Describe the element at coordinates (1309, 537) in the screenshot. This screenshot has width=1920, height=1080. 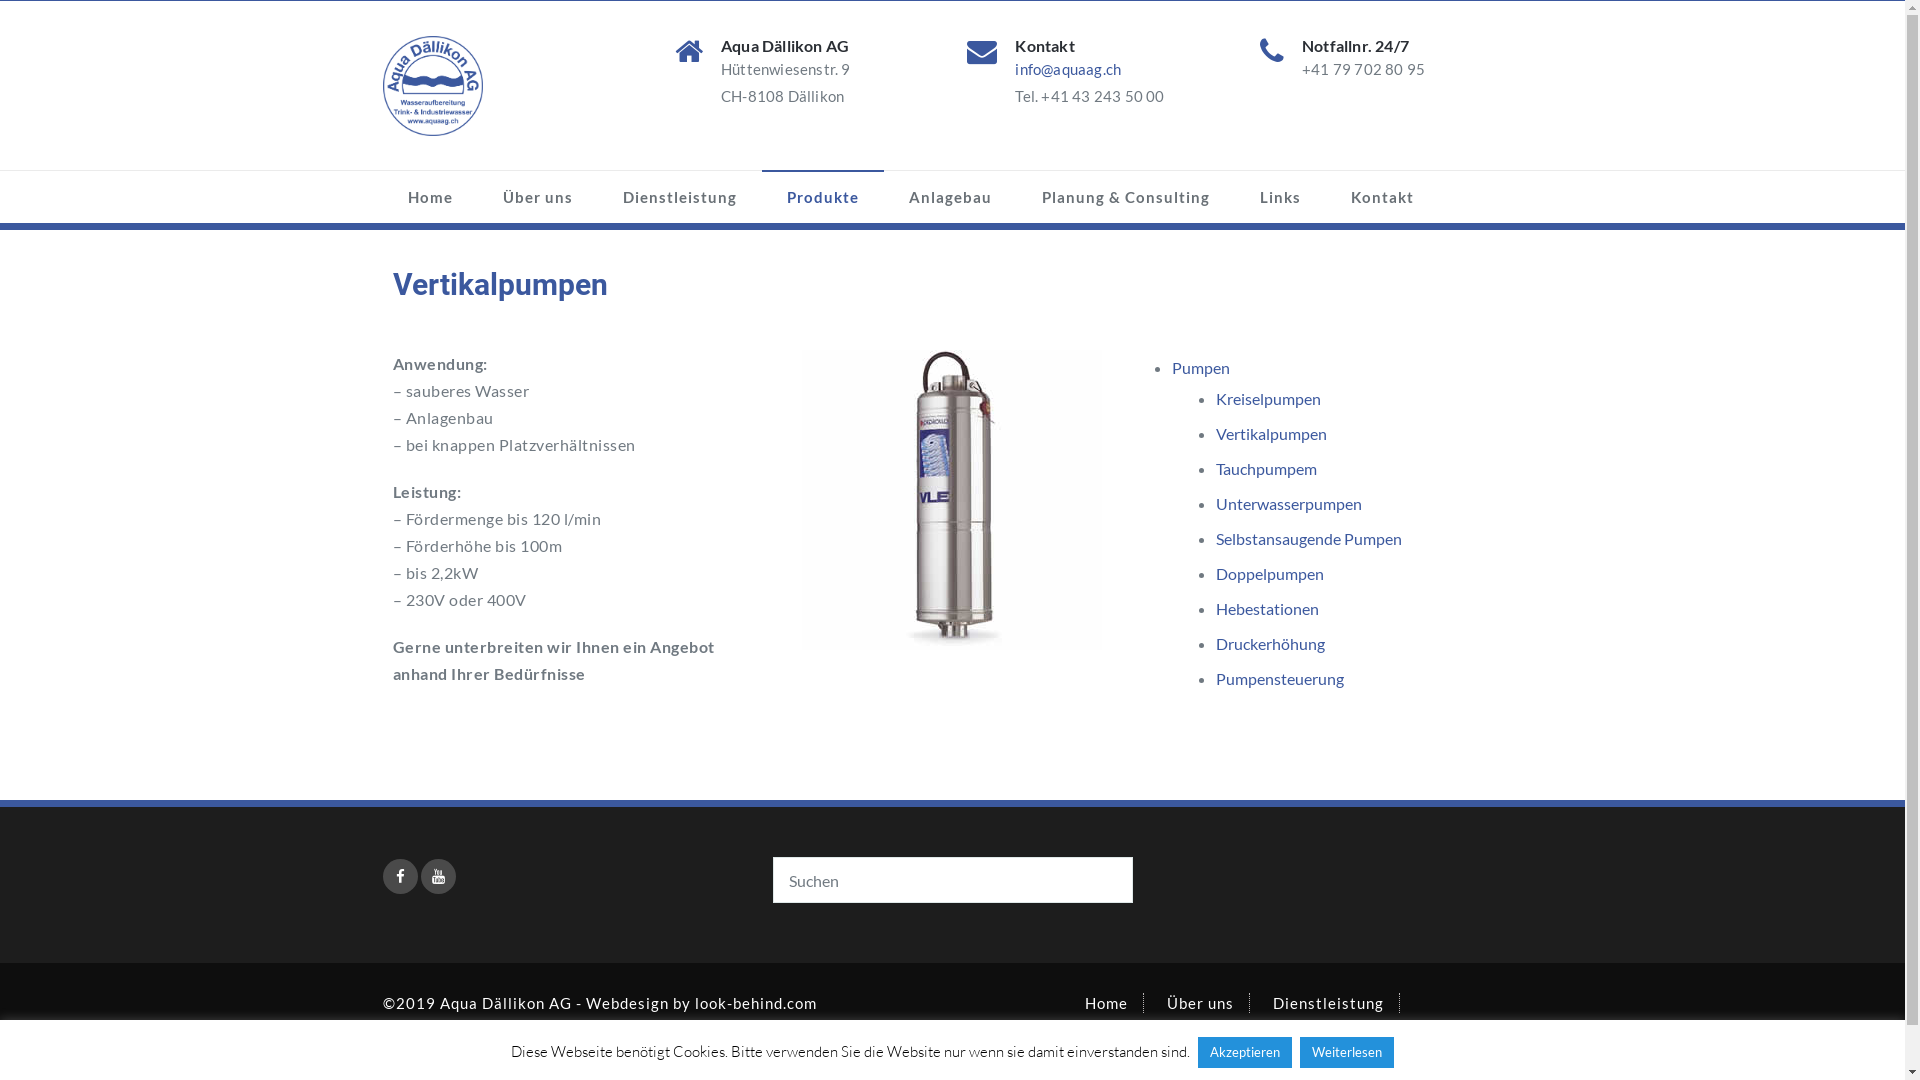
I see `'Selbstansaugende Pumpen'` at that location.